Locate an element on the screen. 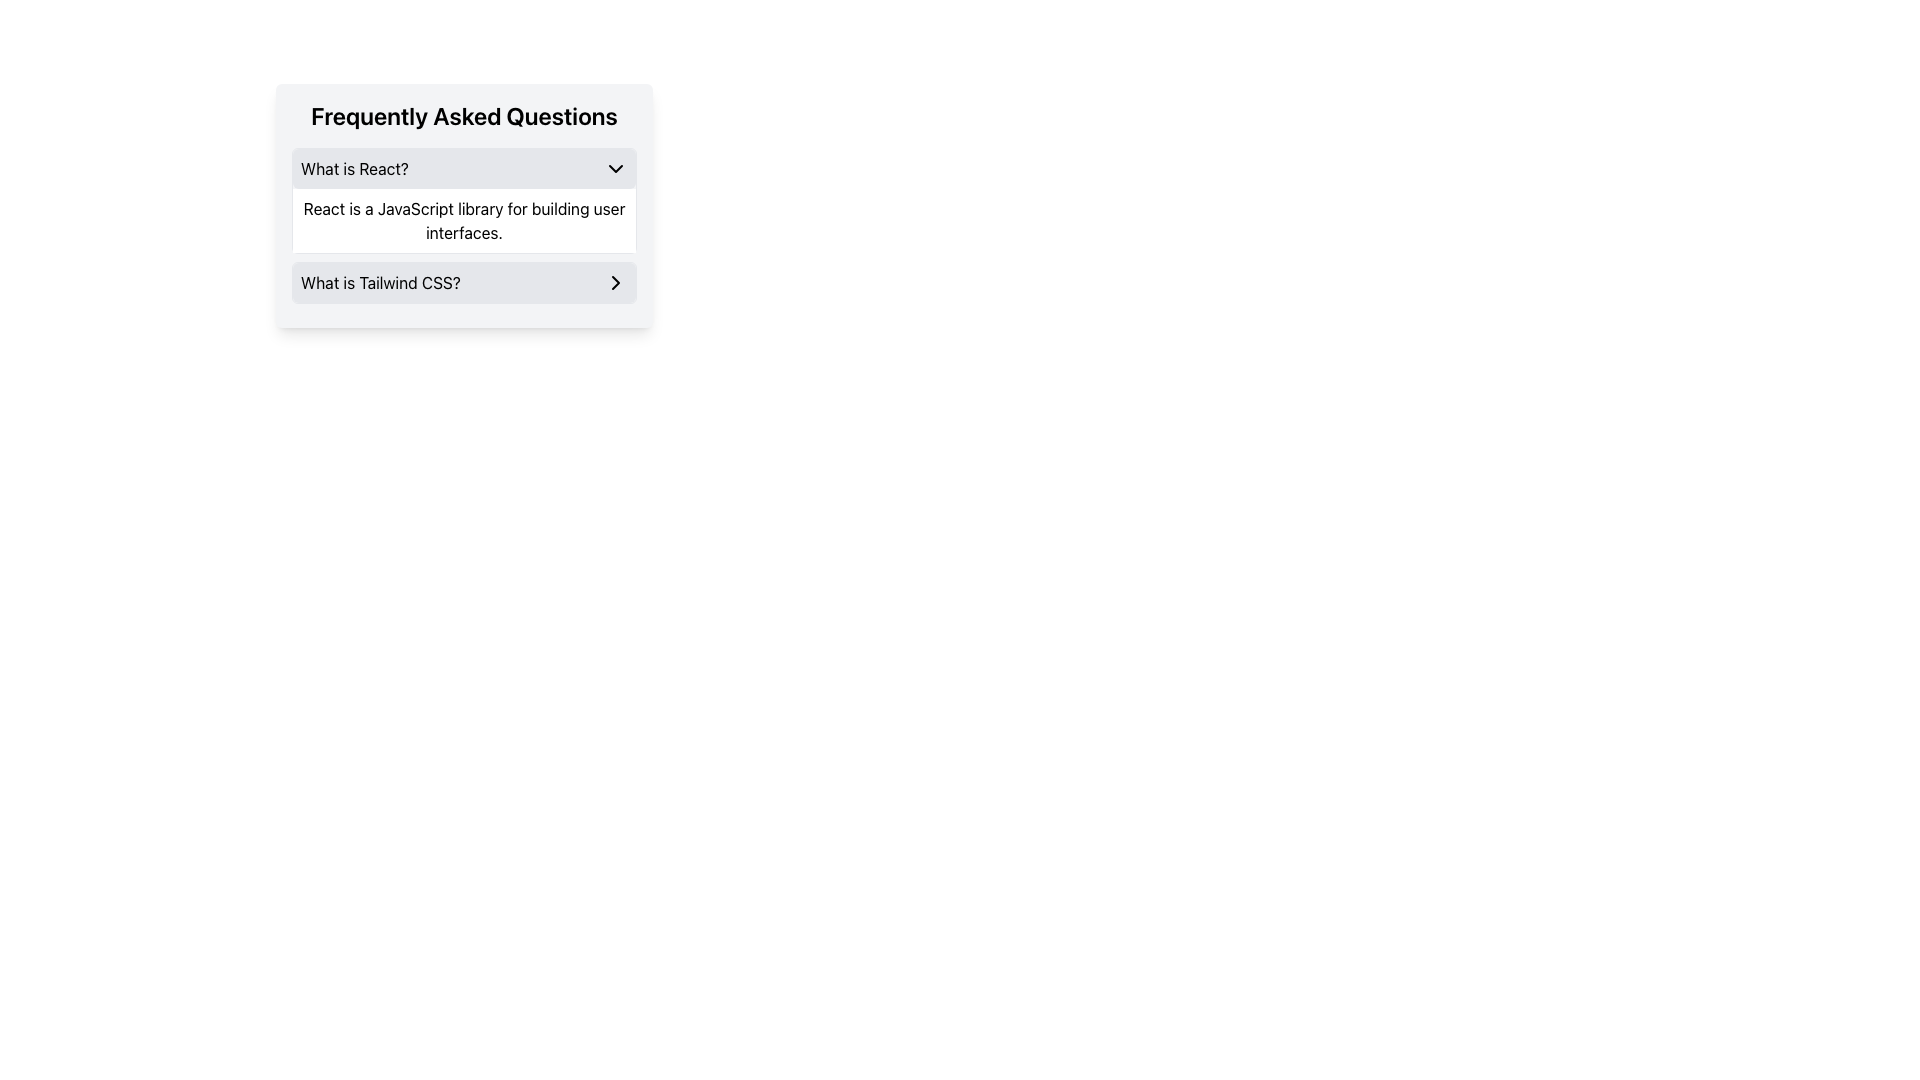 This screenshot has height=1080, width=1920. the chevron icon on the rightmost section of the FAQ row labeled 'What is Tailwind CSS?' is located at coordinates (614, 282).